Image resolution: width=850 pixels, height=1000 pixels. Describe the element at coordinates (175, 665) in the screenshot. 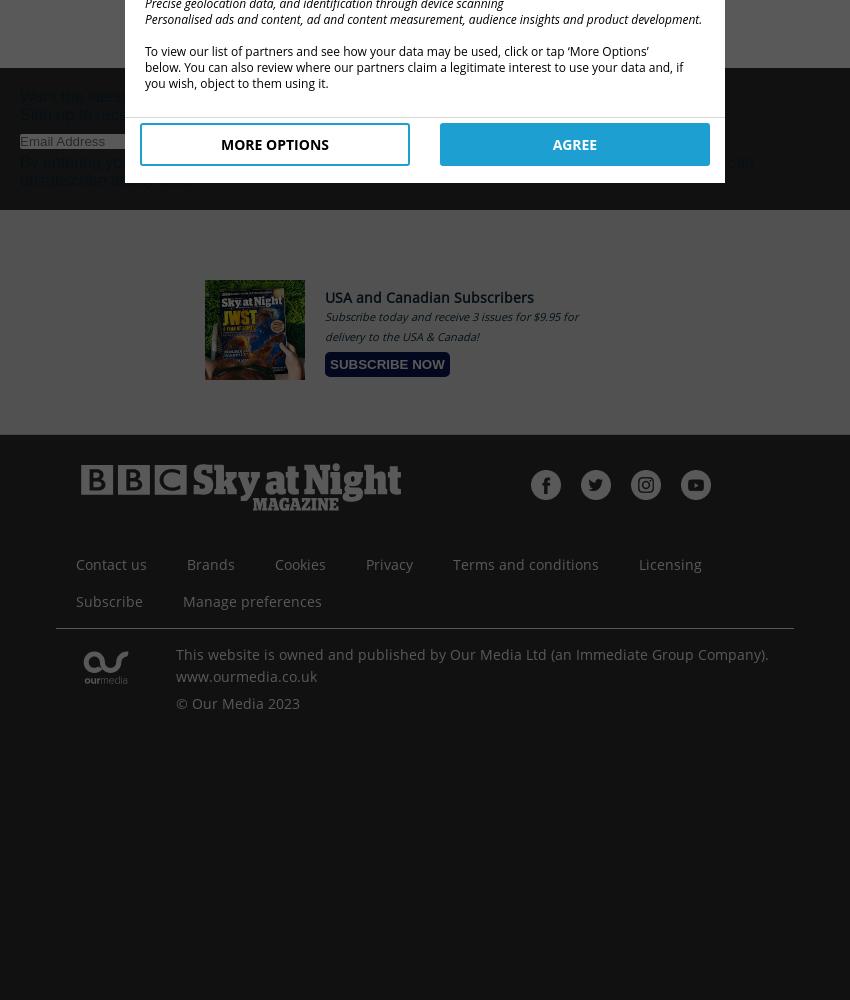

I see `'This website is owned and published by Our Media Ltd (an Immediate Group Company). www.ourmedia.co.uk'` at that location.